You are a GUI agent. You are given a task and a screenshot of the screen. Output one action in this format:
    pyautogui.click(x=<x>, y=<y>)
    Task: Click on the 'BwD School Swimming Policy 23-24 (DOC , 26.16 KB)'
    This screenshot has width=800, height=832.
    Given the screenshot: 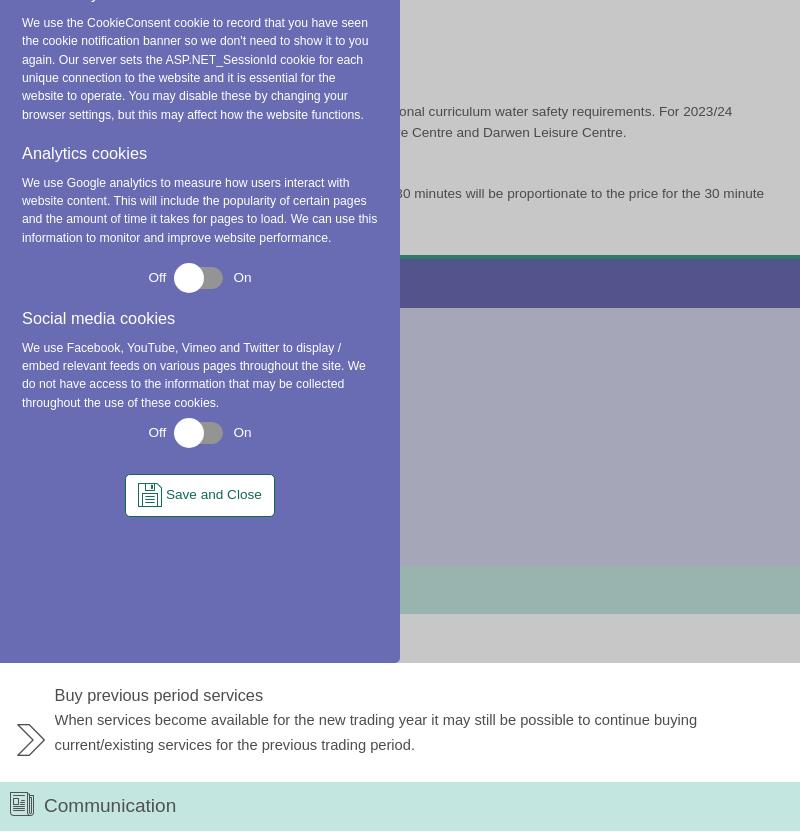 What is the action you would take?
    pyautogui.click(x=206, y=26)
    